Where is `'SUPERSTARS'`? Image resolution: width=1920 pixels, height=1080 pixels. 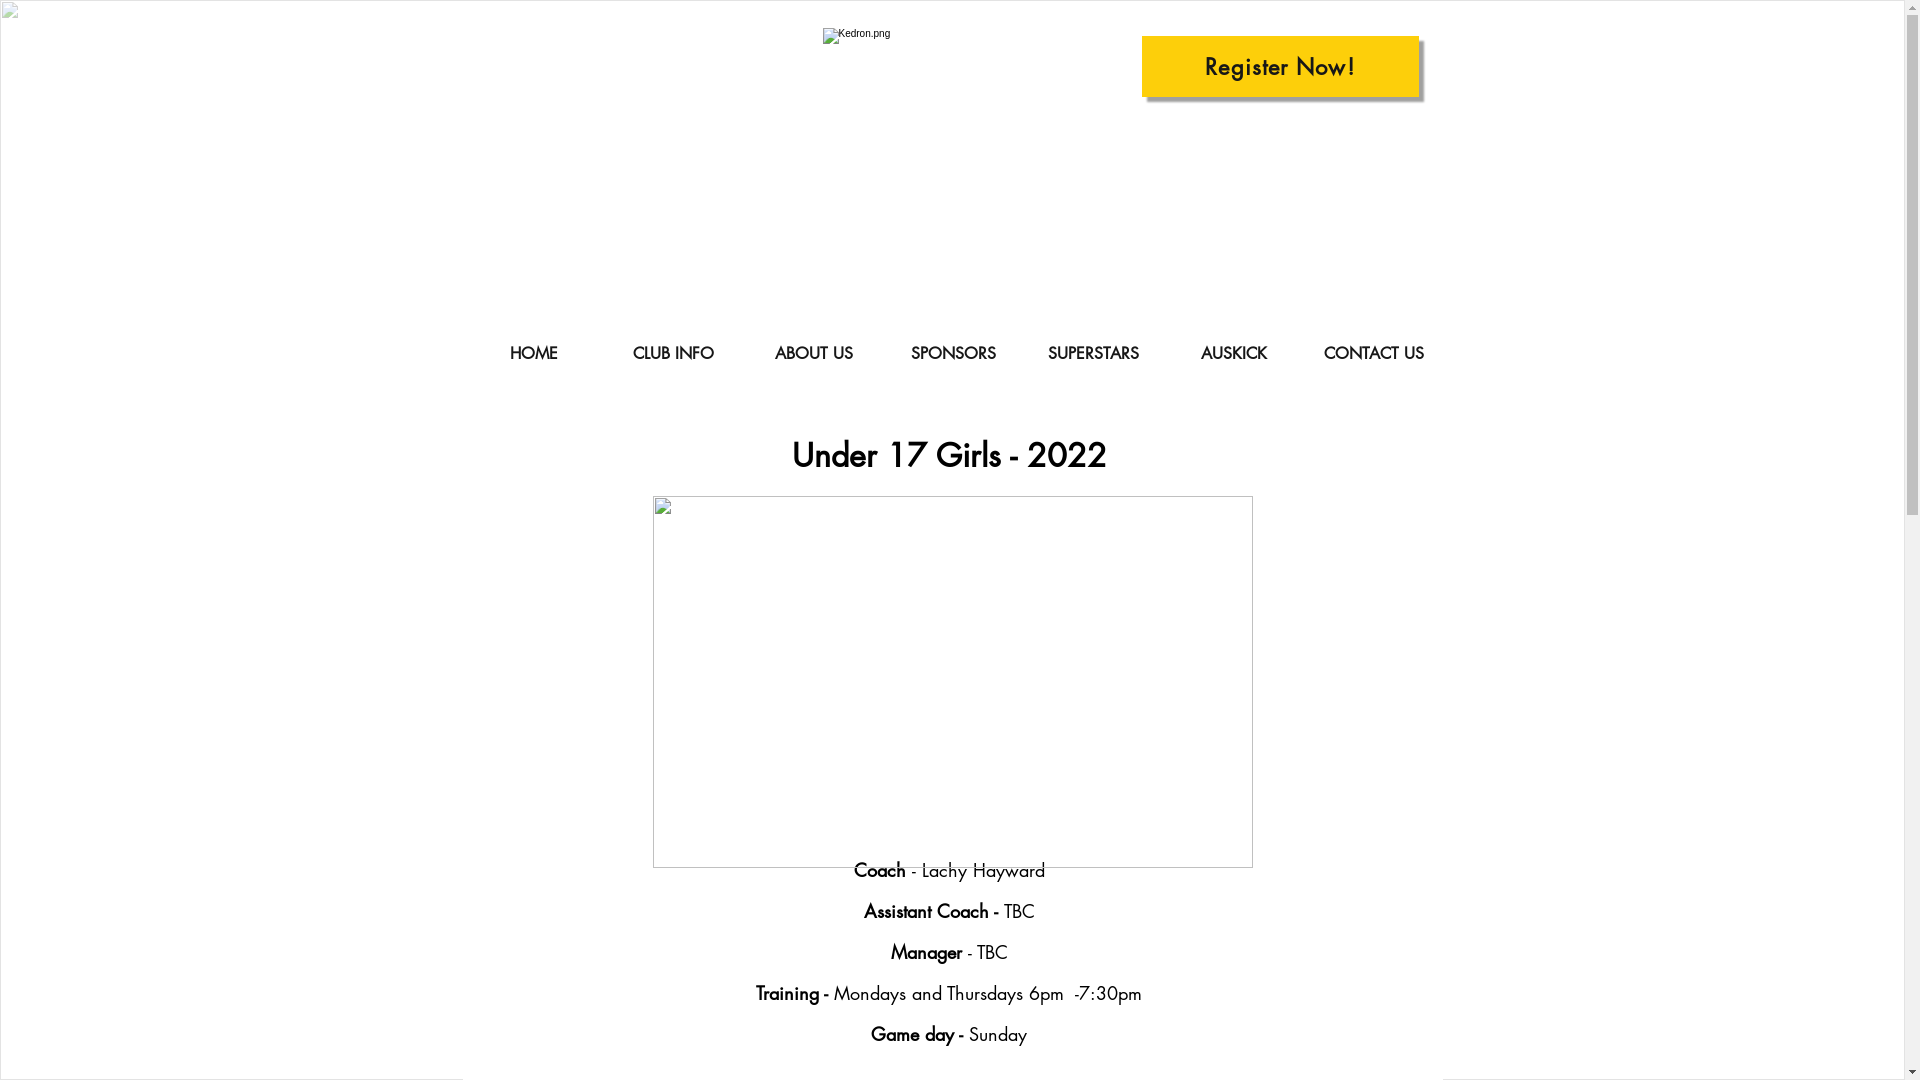 'SUPERSTARS' is located at coordinates (1023, 353).